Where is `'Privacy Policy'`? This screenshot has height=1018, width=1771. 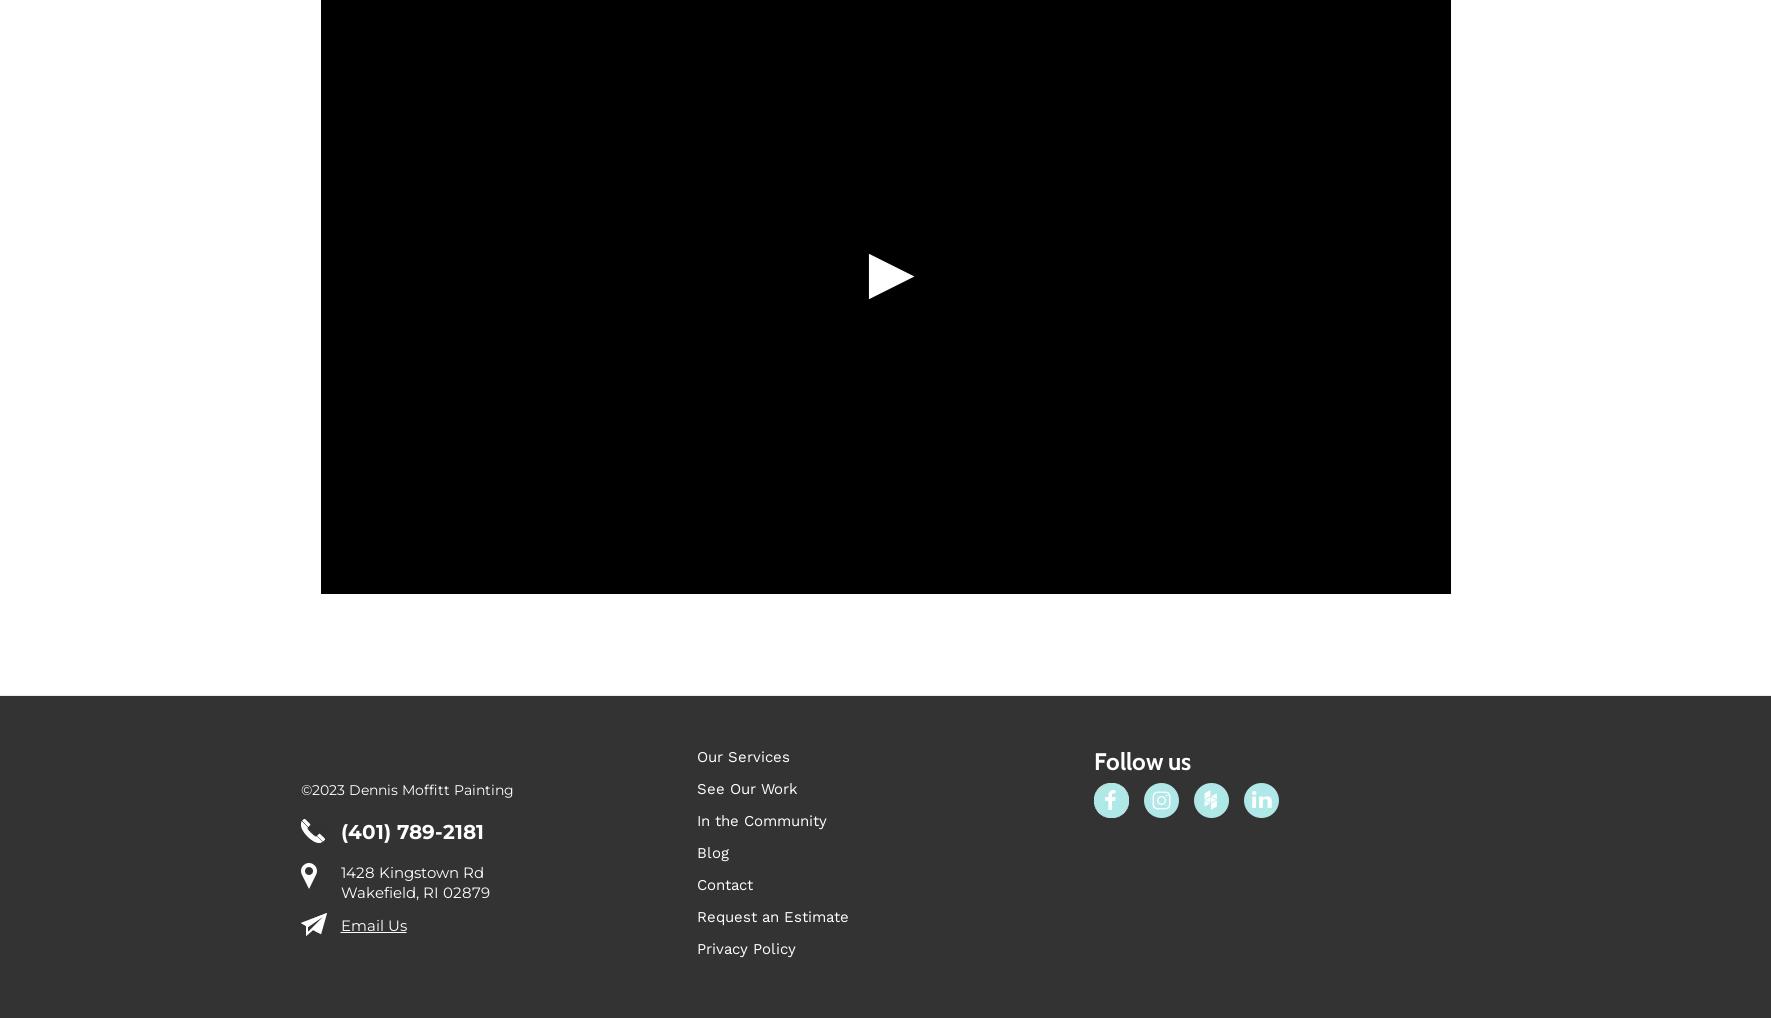 'Privacy Policy' is located at coordinates (746, 947).